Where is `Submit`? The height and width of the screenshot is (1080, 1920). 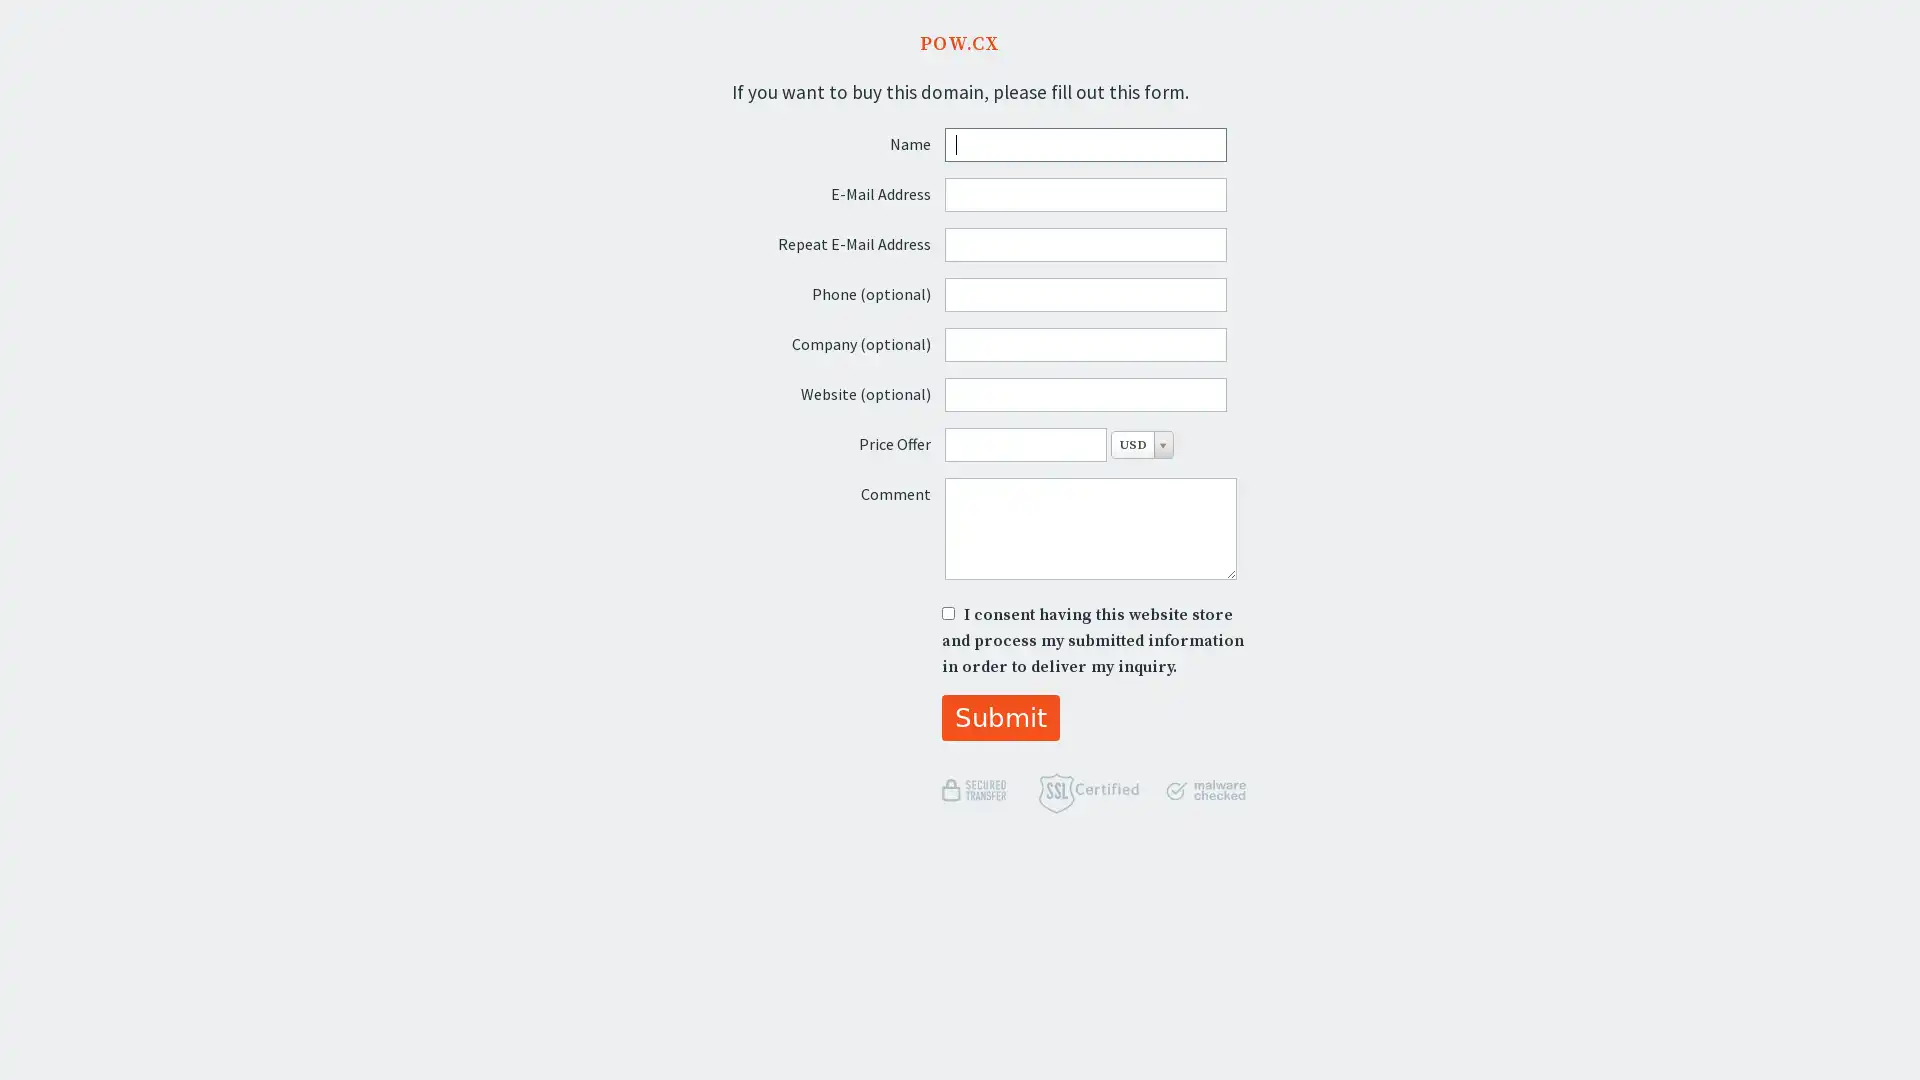
Submit is located at coordinates (1000, 716).